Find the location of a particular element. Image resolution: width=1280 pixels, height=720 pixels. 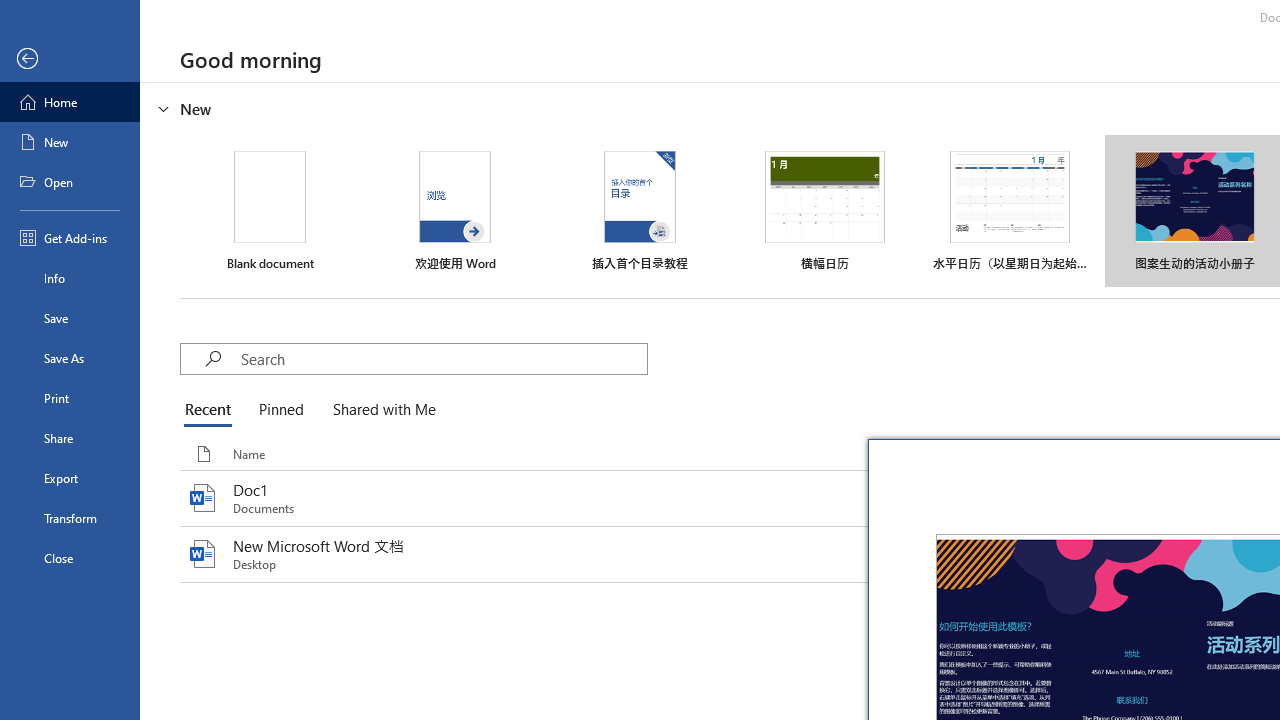

'Print' is located at coordinates (69, 398).